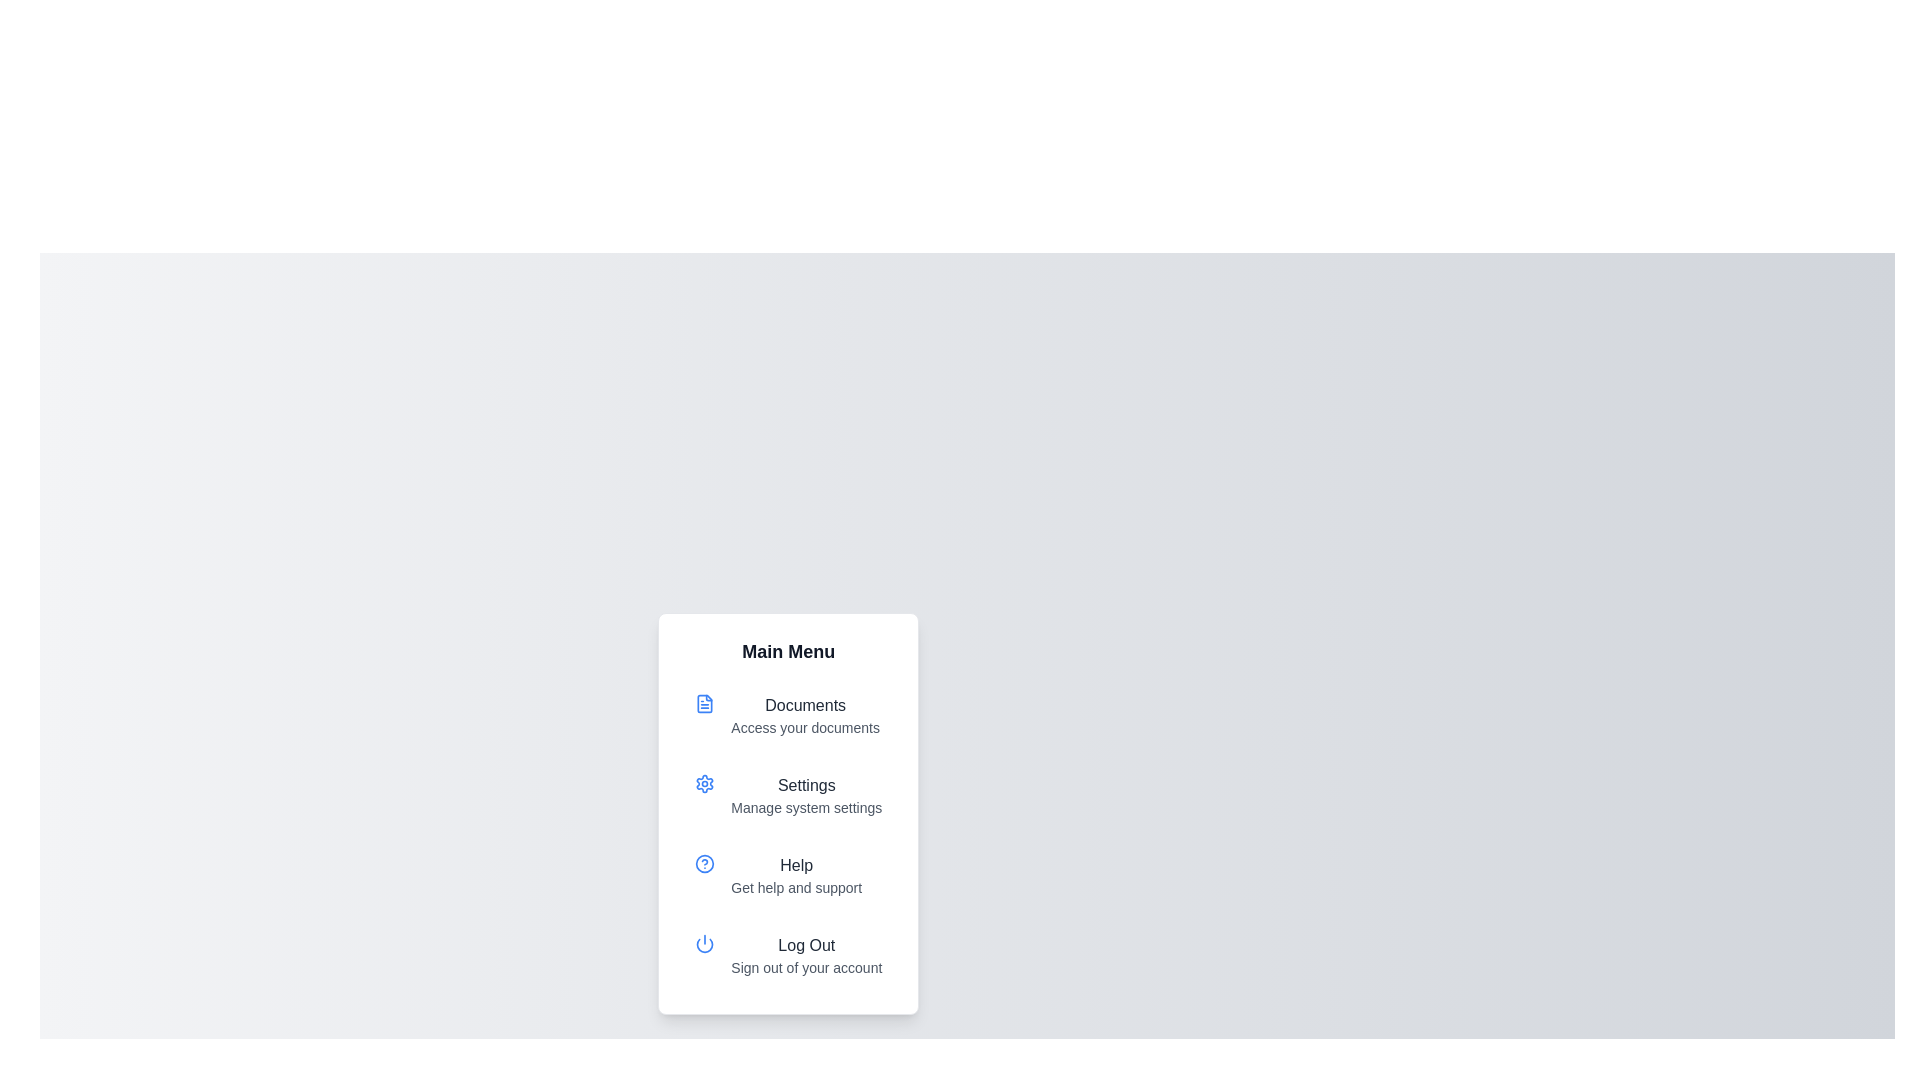  I want to click on the menu item labeled Settings, so click(787, 794).